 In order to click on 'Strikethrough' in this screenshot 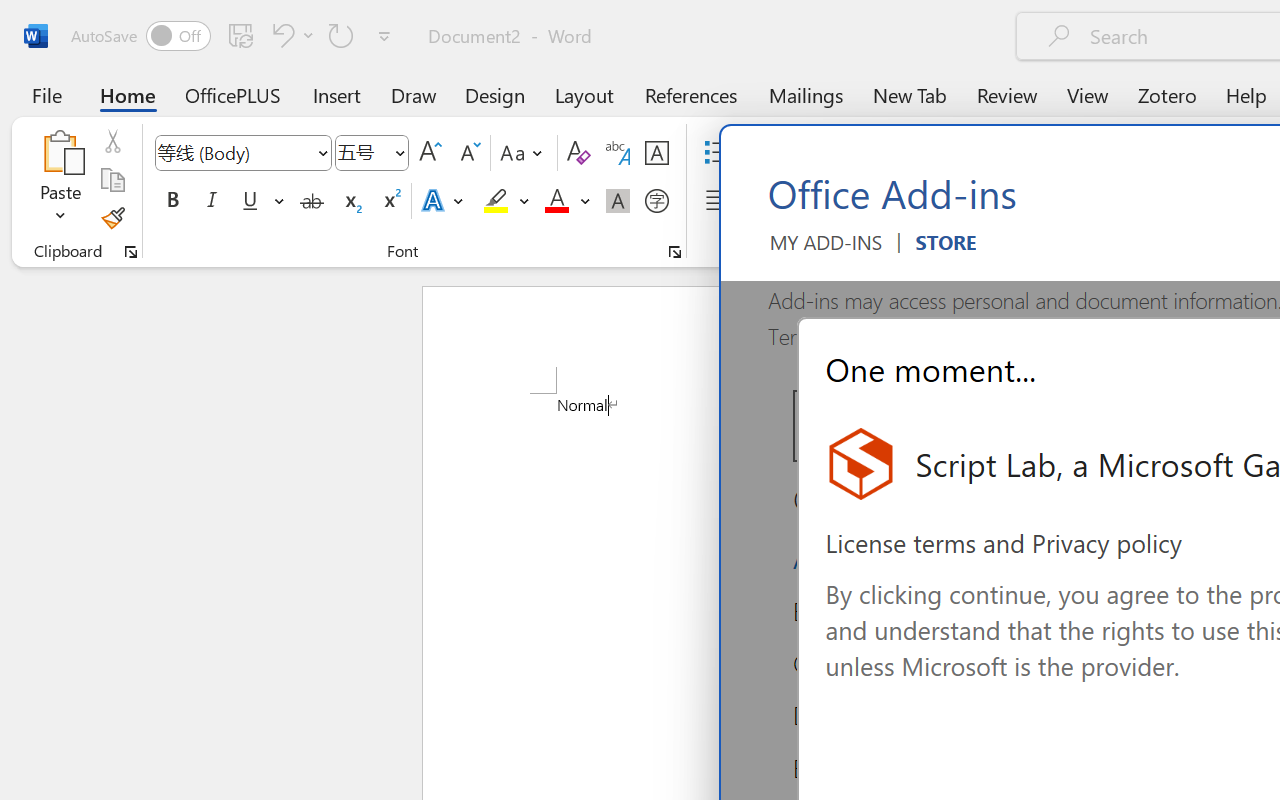, I will do `click(311, 201)`.